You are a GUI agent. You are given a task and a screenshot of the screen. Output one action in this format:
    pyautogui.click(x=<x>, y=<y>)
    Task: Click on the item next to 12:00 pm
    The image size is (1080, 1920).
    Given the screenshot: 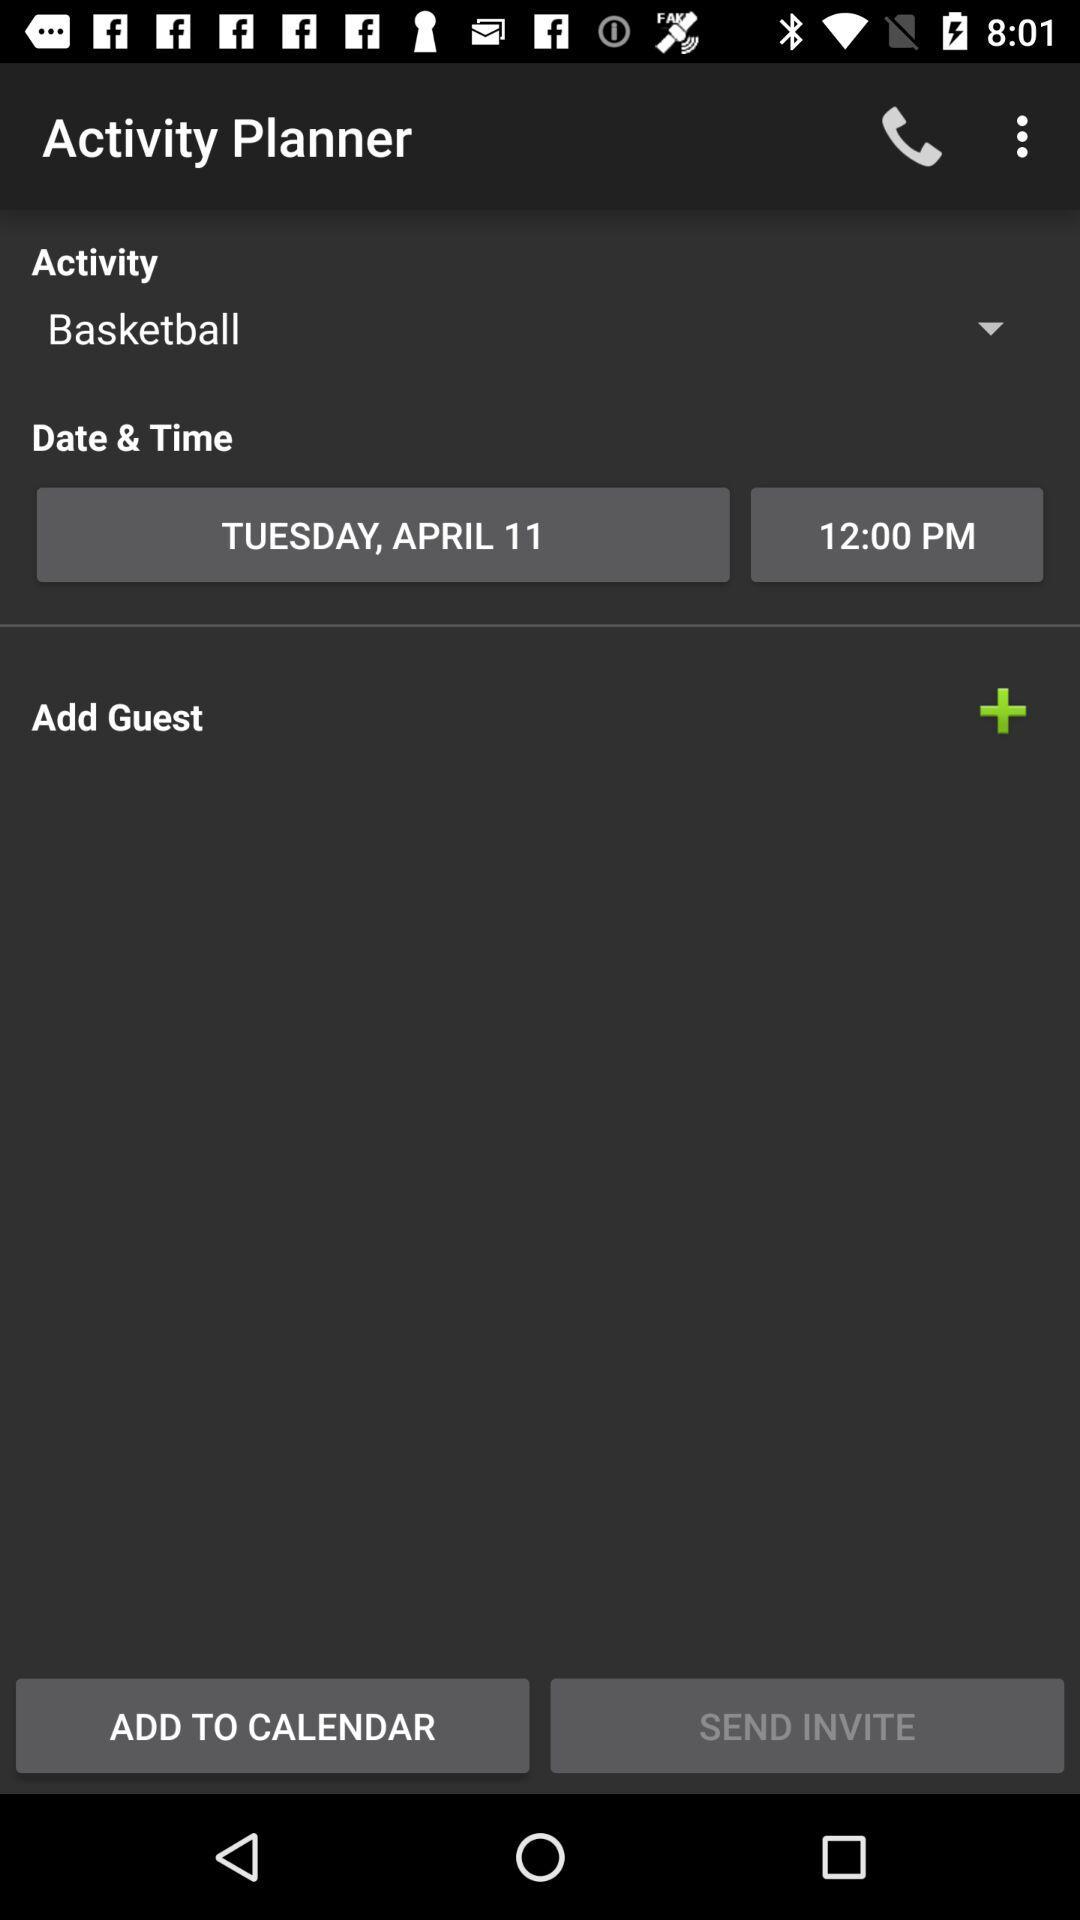 What is the action you would take?
    pyautogui.click(x=383, y=534)
    